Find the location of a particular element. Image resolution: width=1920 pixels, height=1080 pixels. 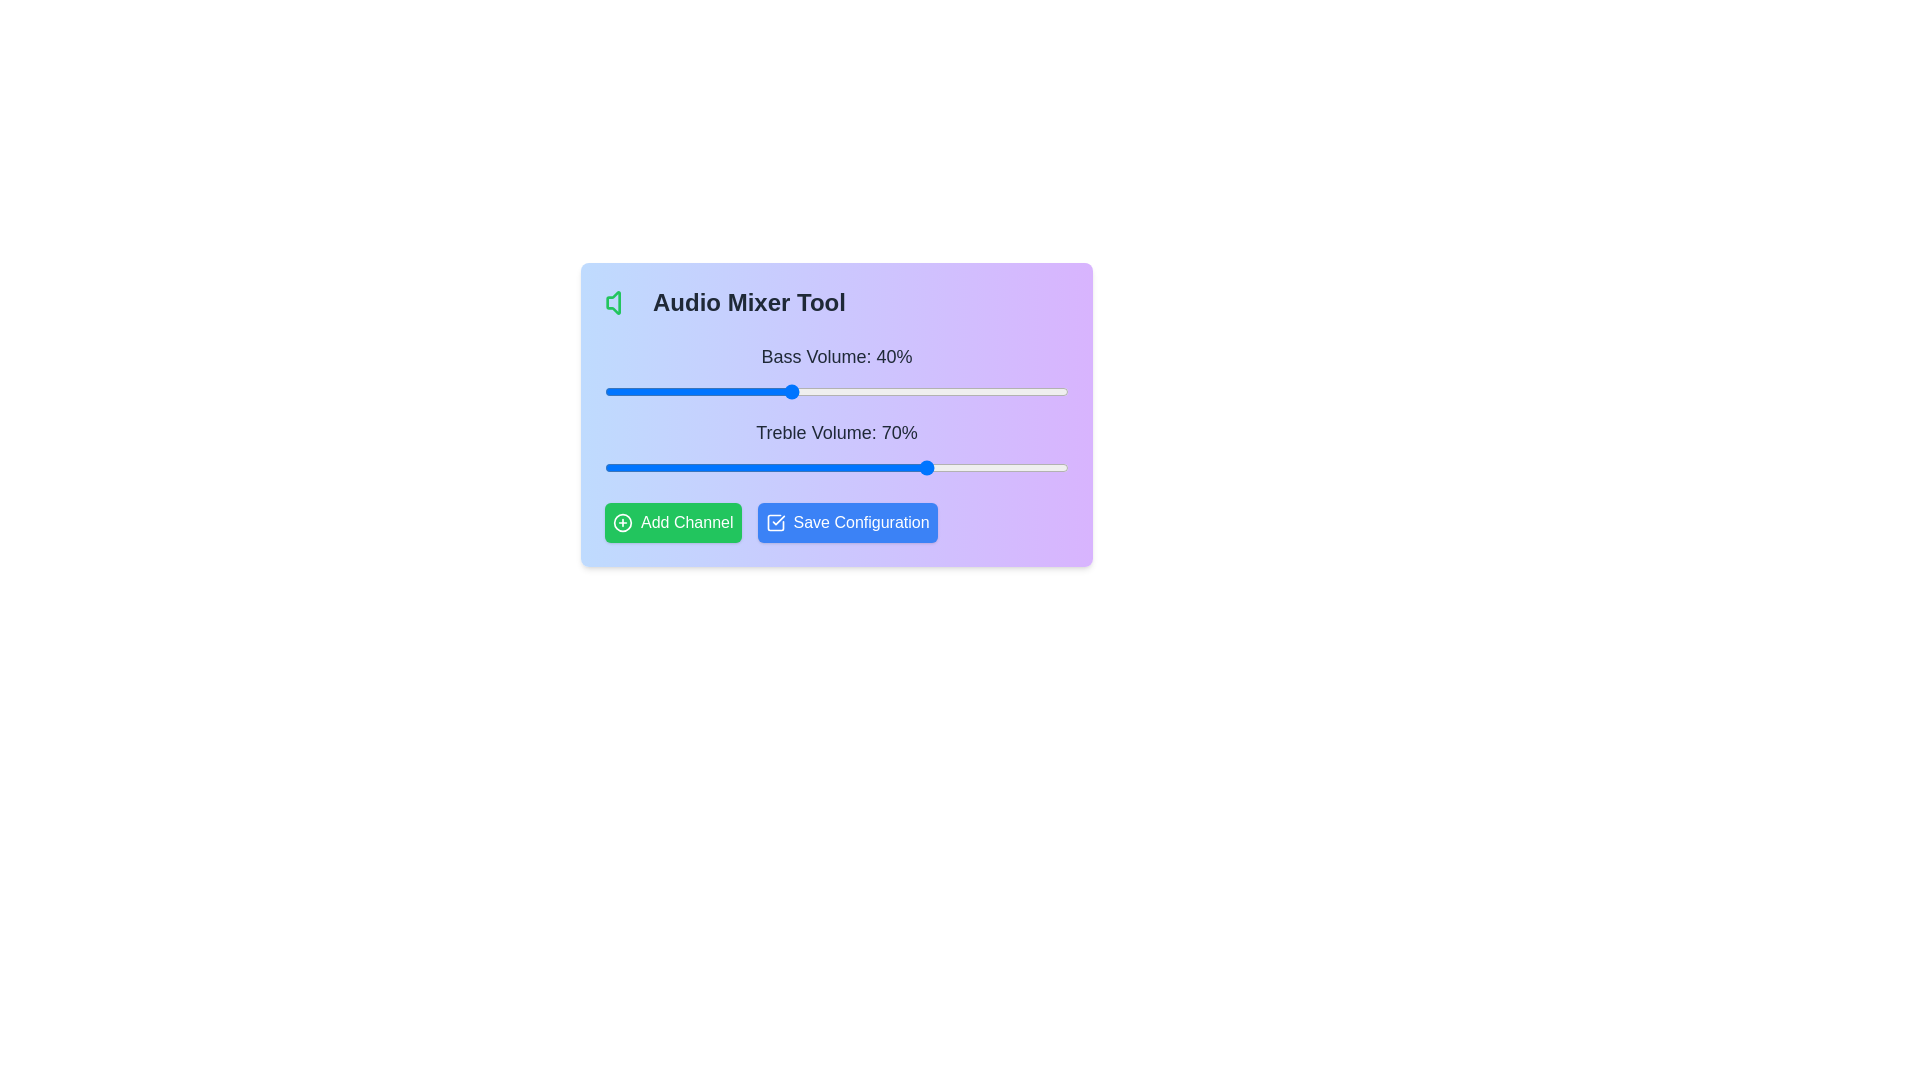

treble volume is located at coordinates (878, 467).